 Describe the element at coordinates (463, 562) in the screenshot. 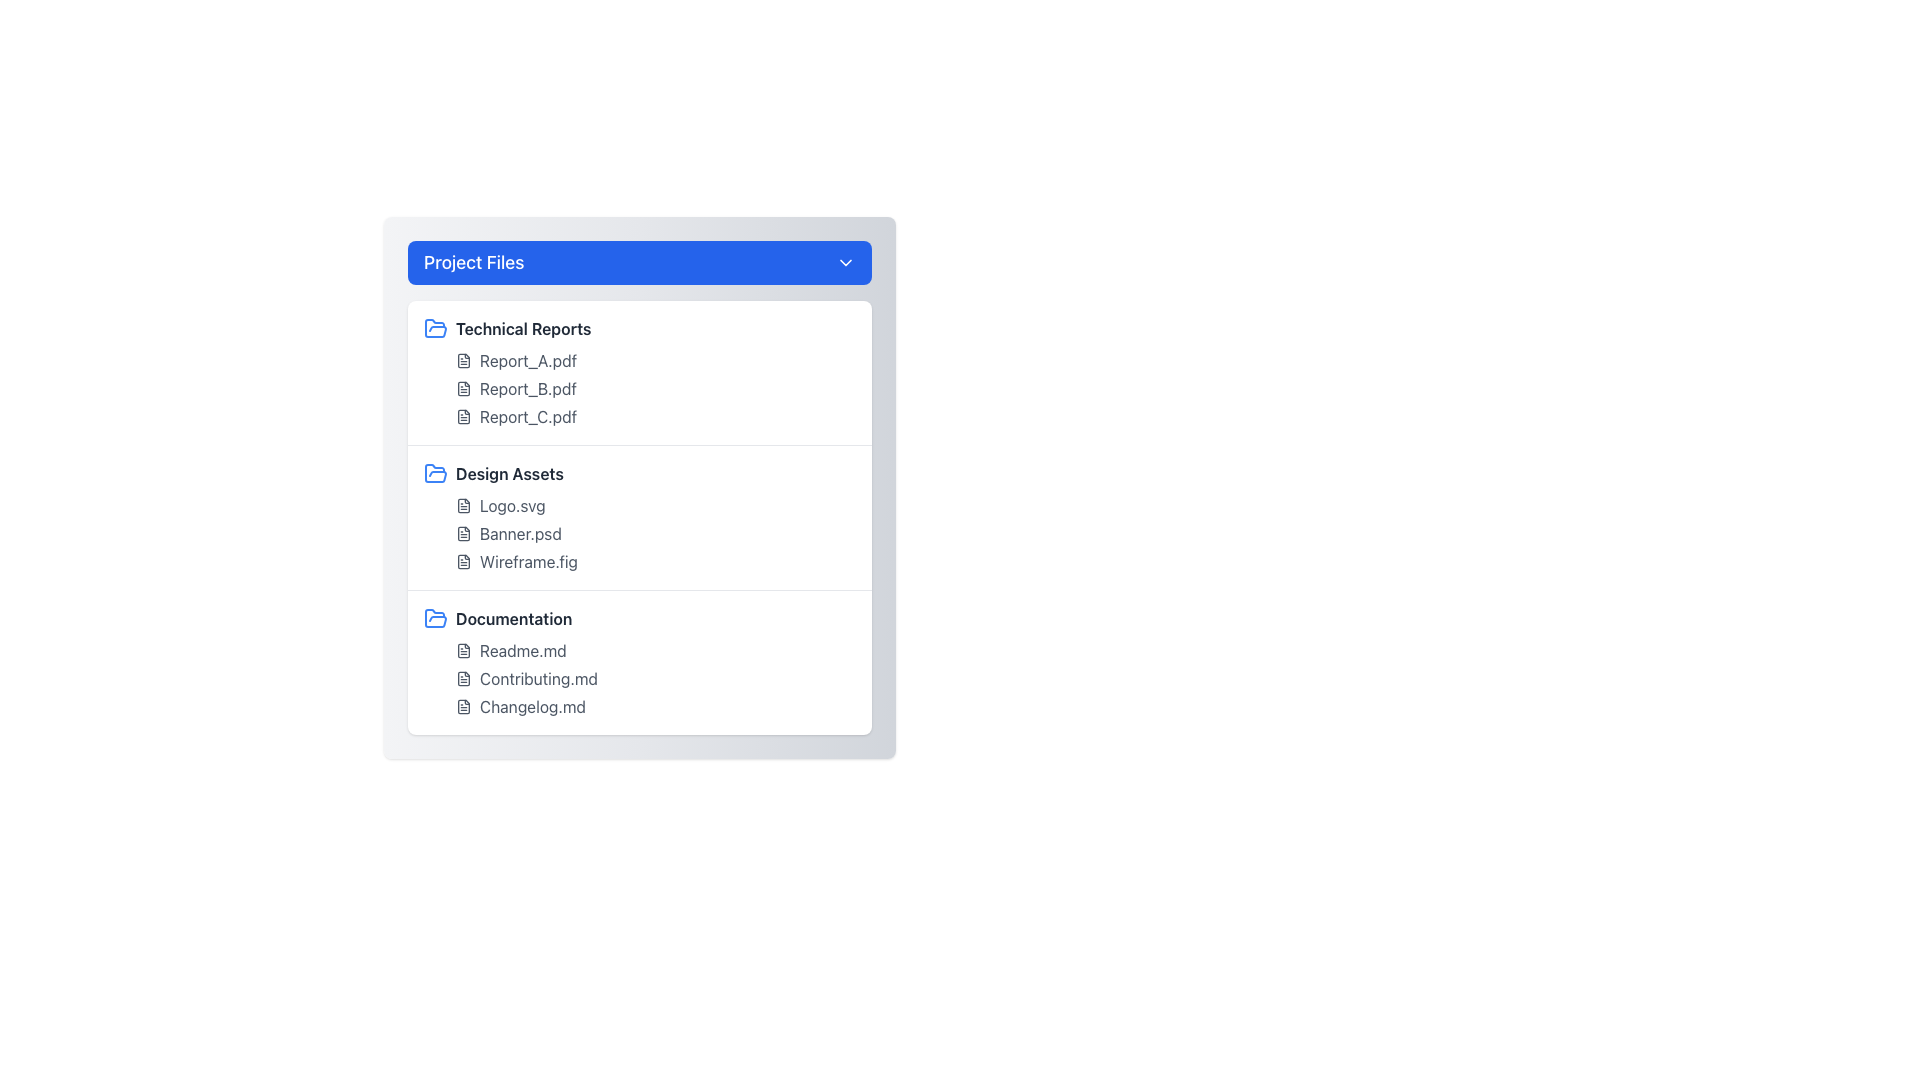

I see `the file icon representing 'Wireframe.fig' in the 'Design Assets' section` at that location.